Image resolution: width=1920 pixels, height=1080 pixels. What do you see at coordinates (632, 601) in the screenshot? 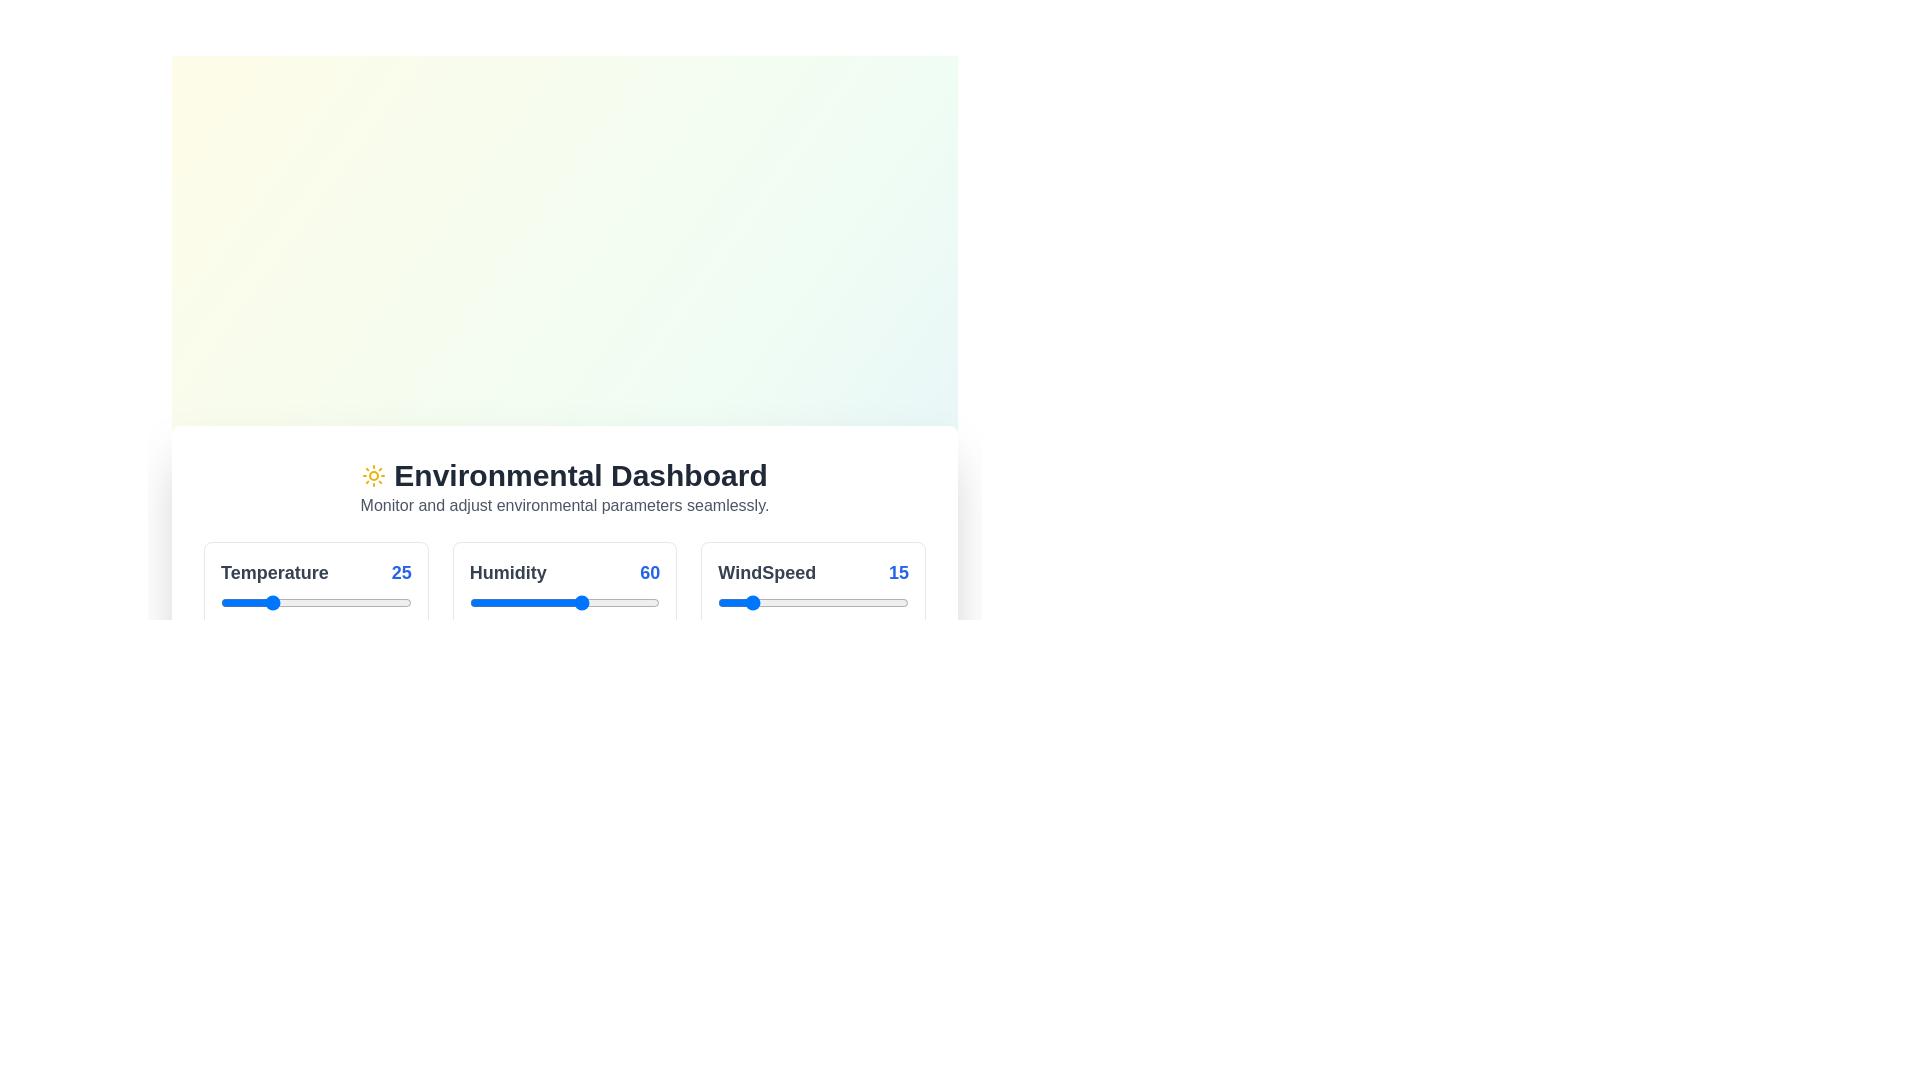
I see `the Humidity slider` at bounding box center [632, 601].